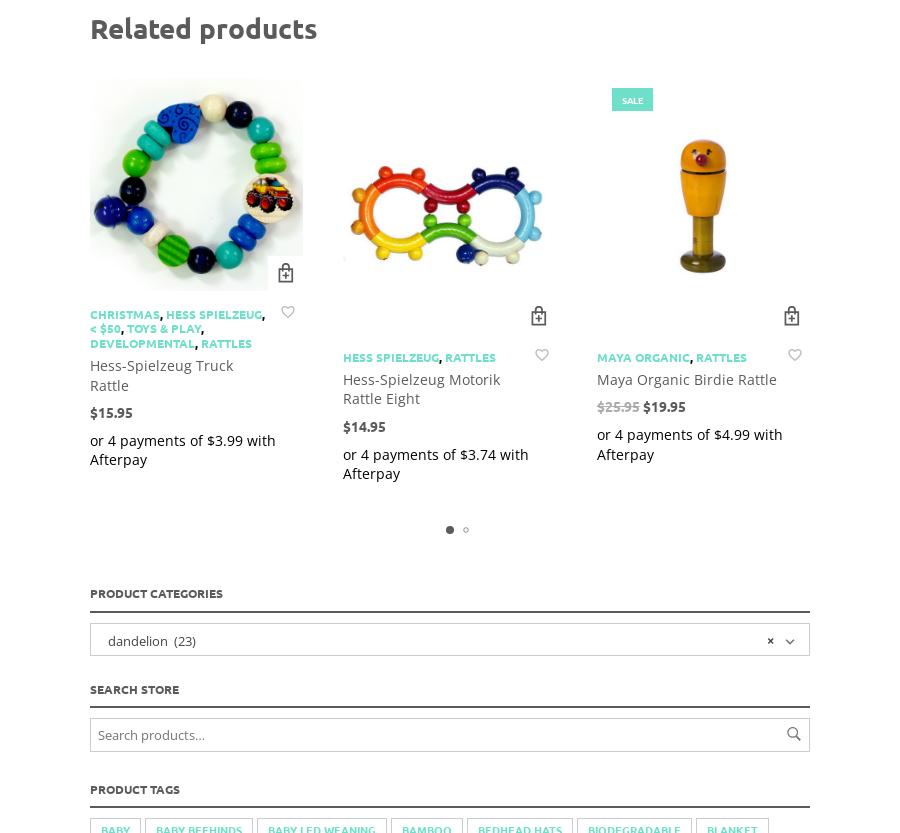  What do you see at coordinates (104, 327) in the screenshot?
I see `'< $50'` at bounding box center [104, 327].